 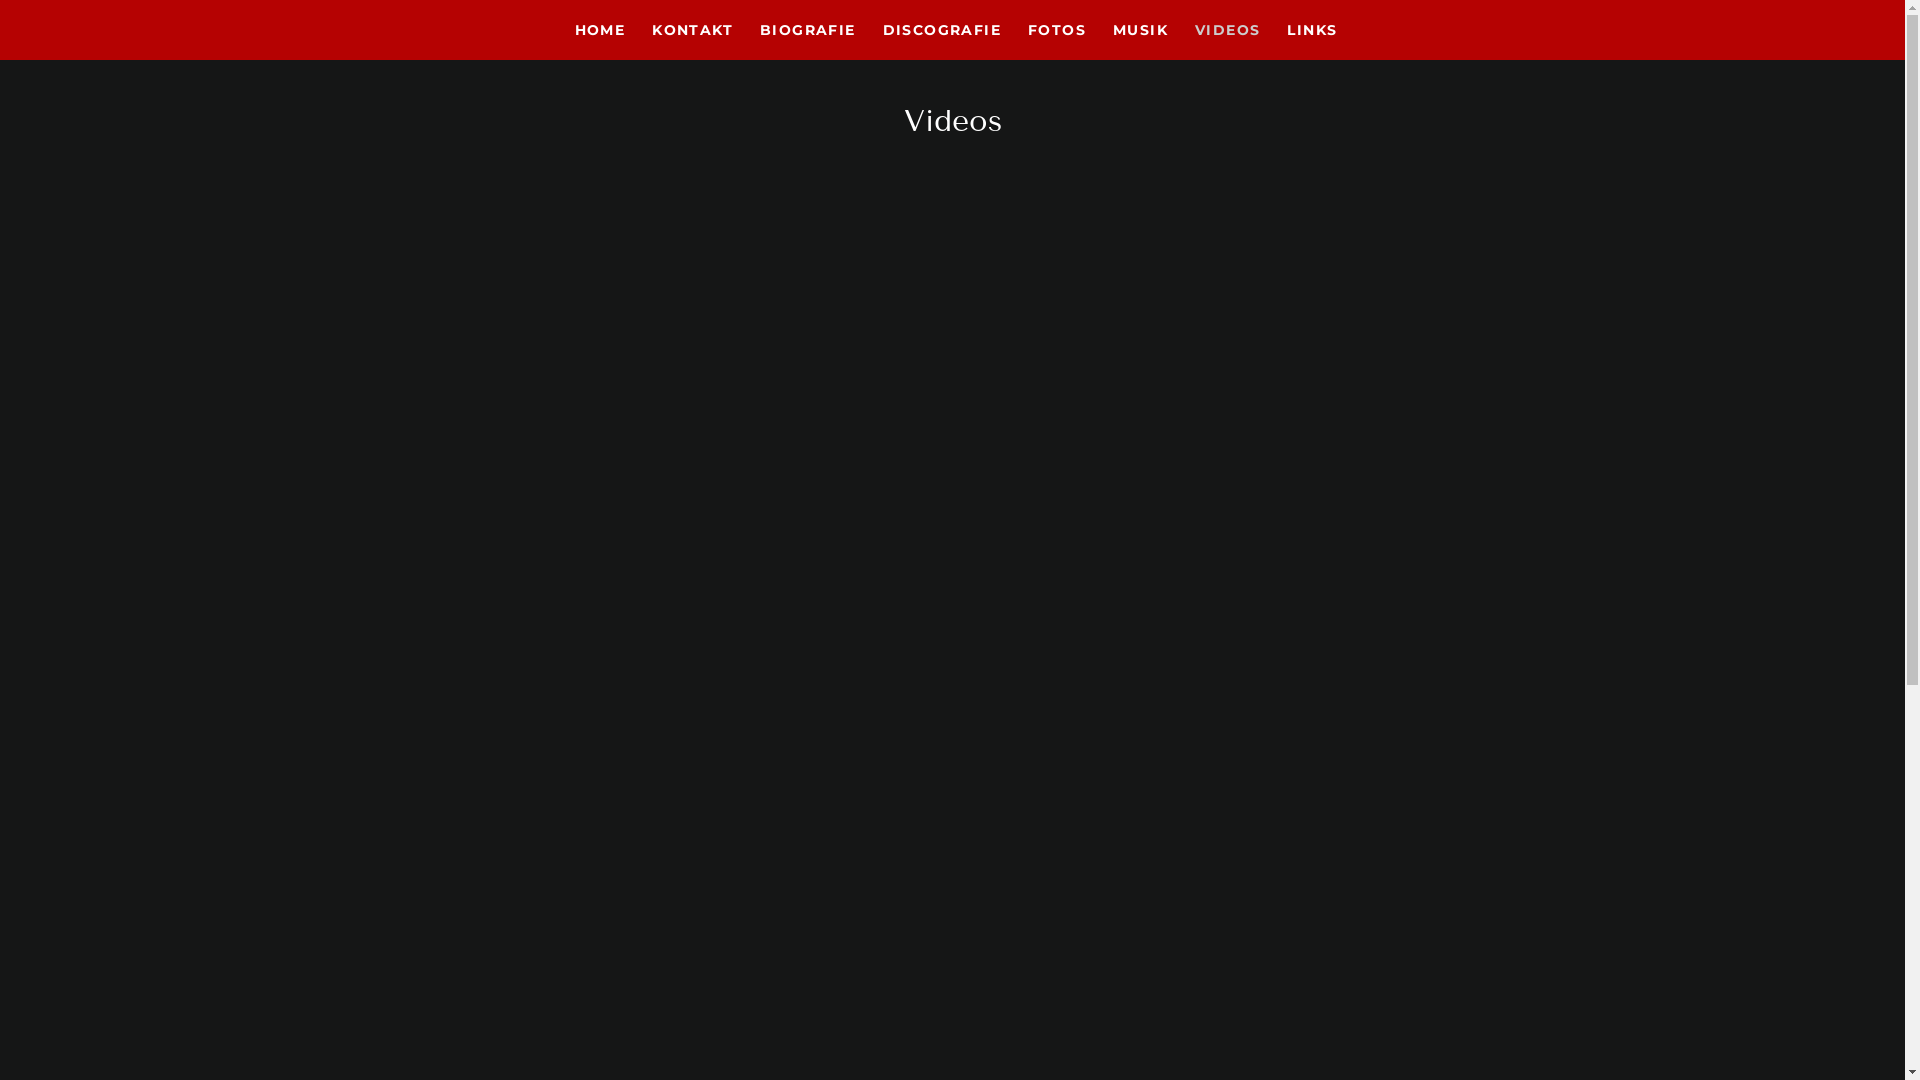 What do you see at coordinates (868, 30) in the screenshot?
I see `'DISCOGRAFIE'` at bounding box center [868, 30].